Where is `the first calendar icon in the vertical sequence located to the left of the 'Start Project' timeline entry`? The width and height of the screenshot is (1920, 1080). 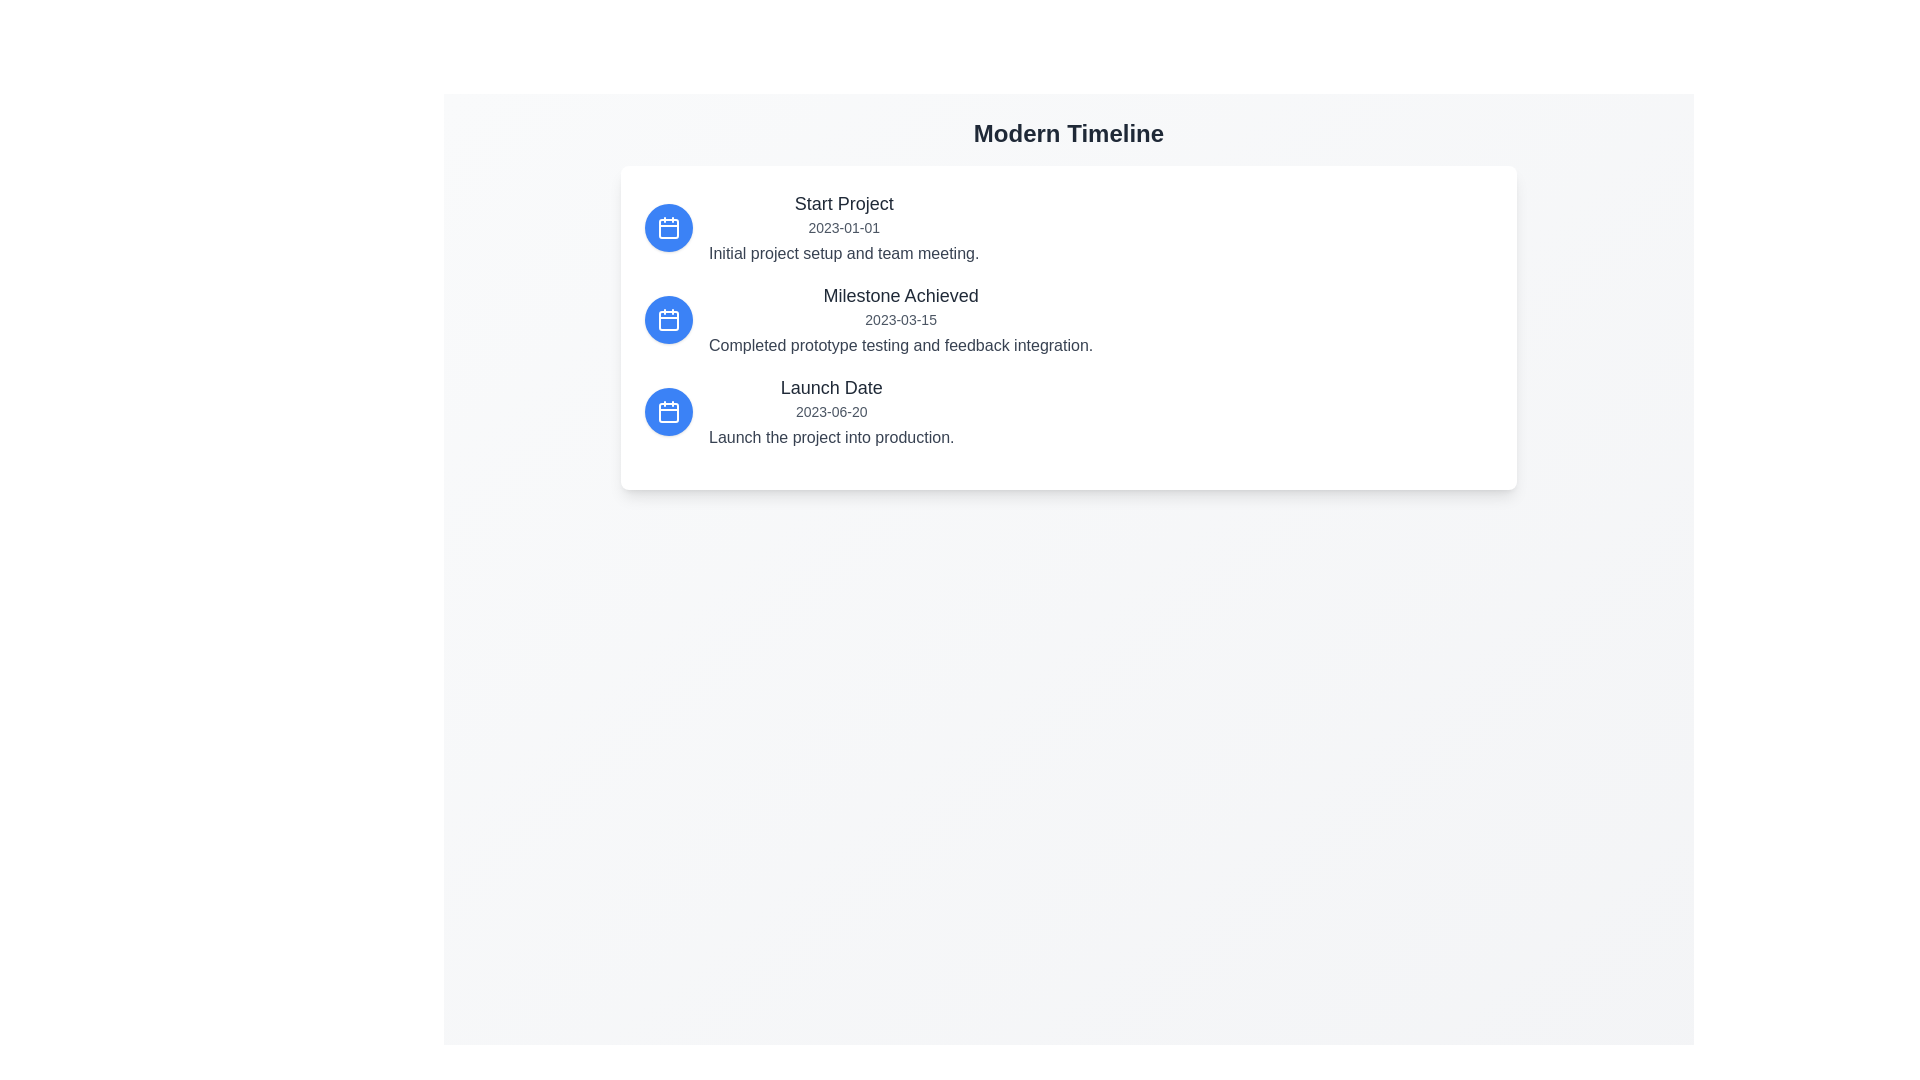
the first calendar icon in the vertical sequence located to the left of the 'Start Project' timeline entry is located at coordinates (668, 226).